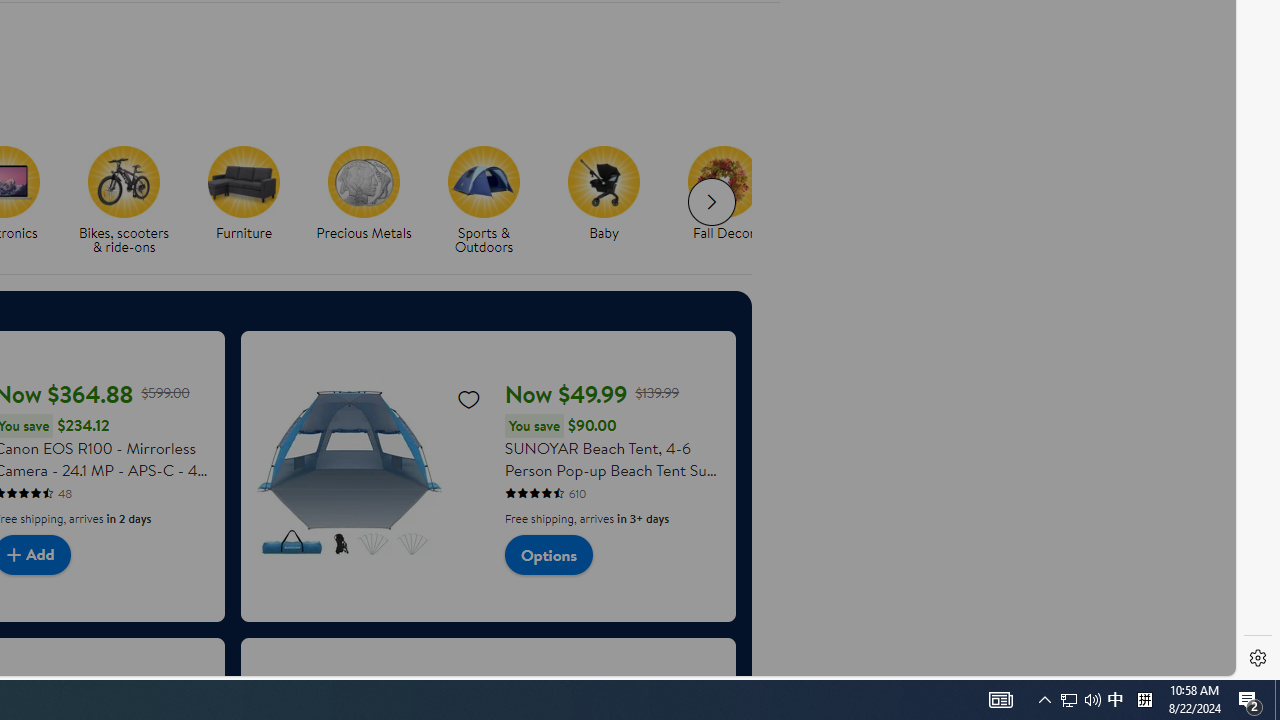  Describe the element at coordinates (602, 194) in the screenshot. I see `'Baby Baby'` at that location.